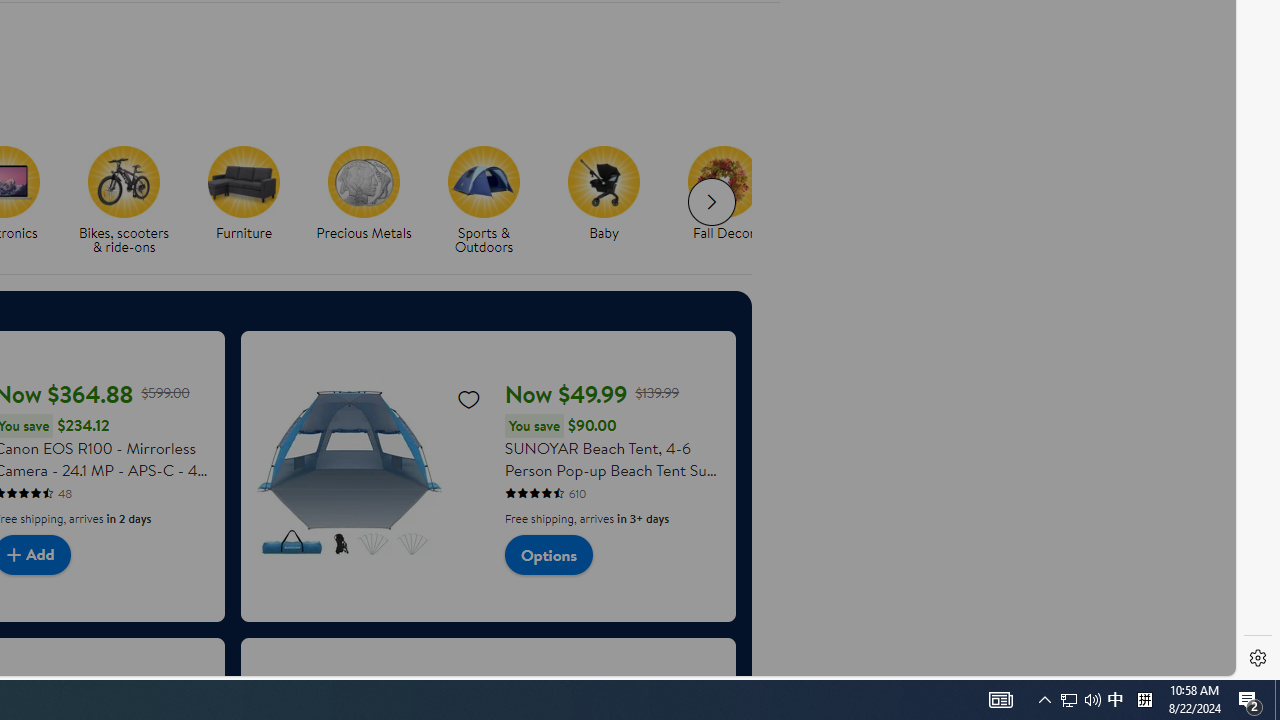  Describe the element at coordinates (602, 194) in the screenshot. I see `'Baby Baby'` at that location.